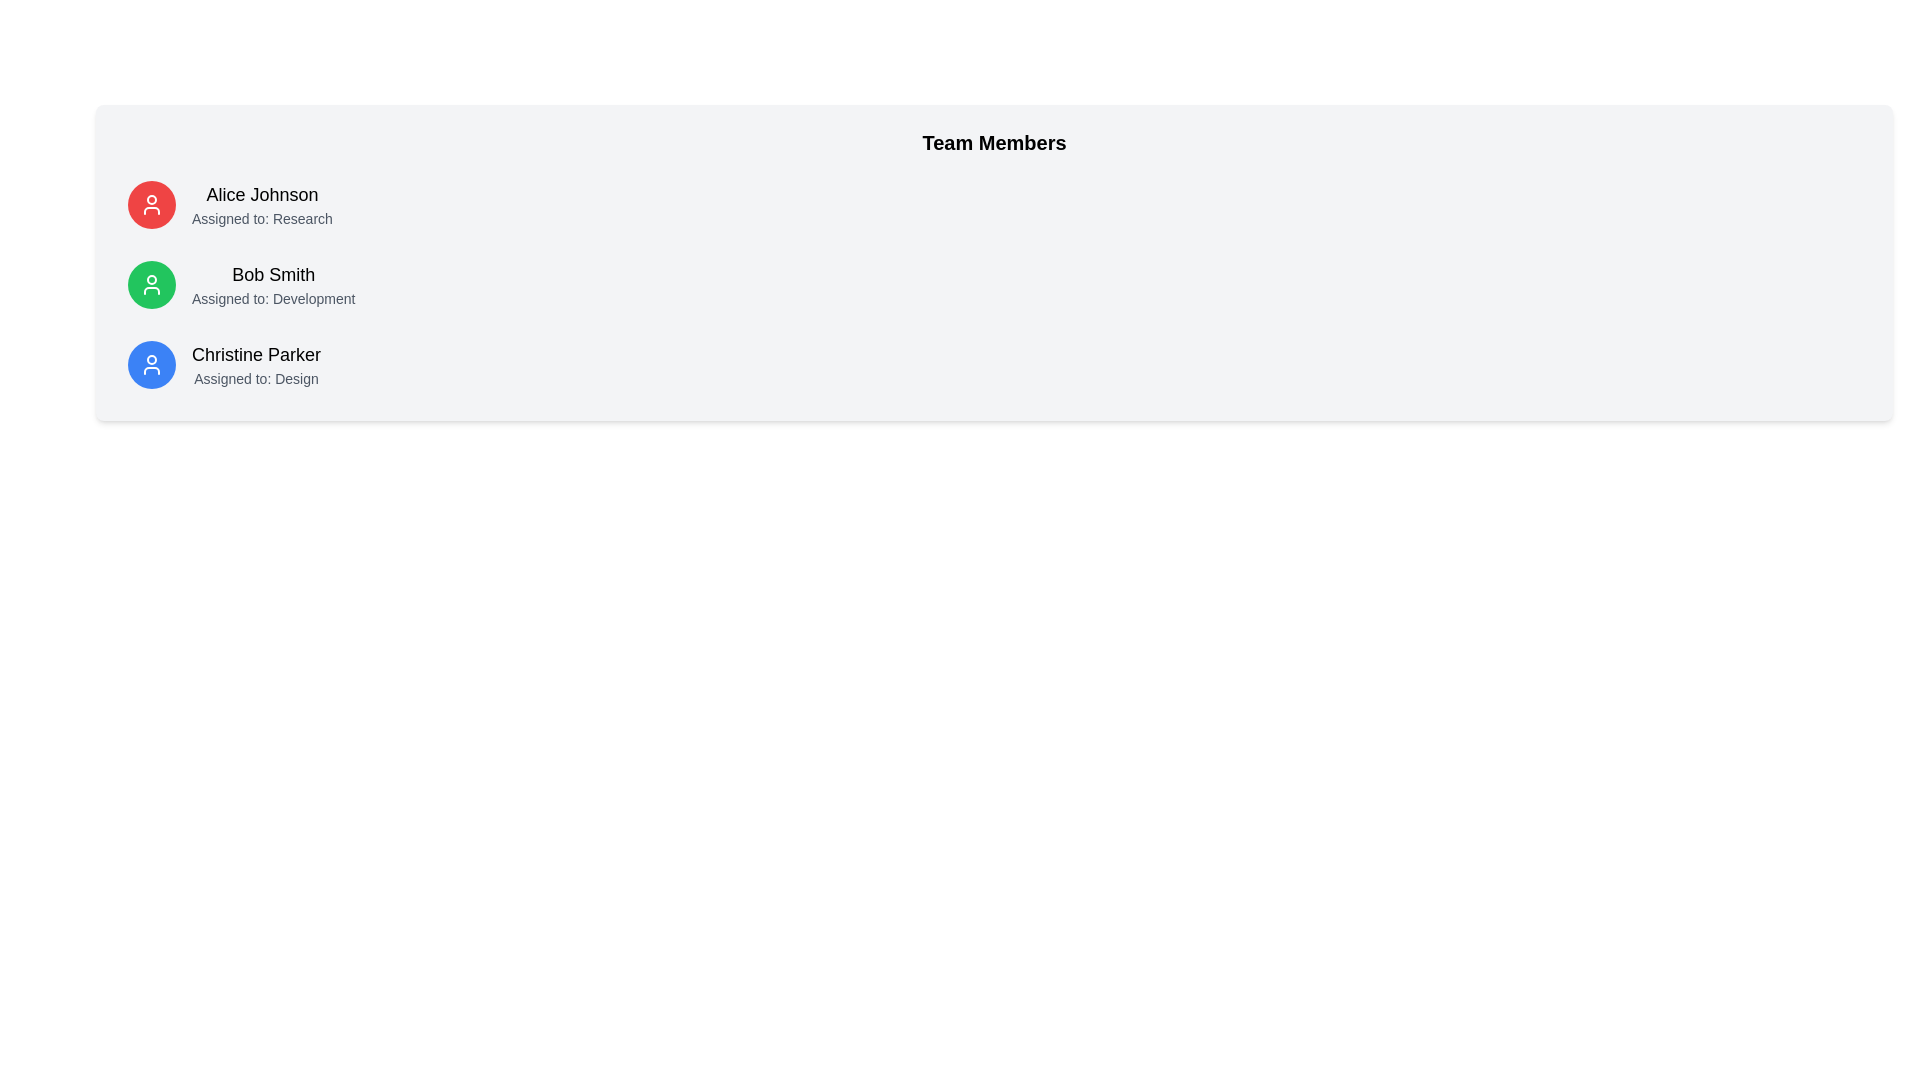 The height and width of the screenshot is (1080, 1920). What do you see at coordinates (151, 204) in the screenshot?
I see `the circular profile picture icon filled with vibrant red color, which is located on the far left of the first row in the list of team members, adjacent to the name 'Alice Johnson'` at bounding box center [151, 204].